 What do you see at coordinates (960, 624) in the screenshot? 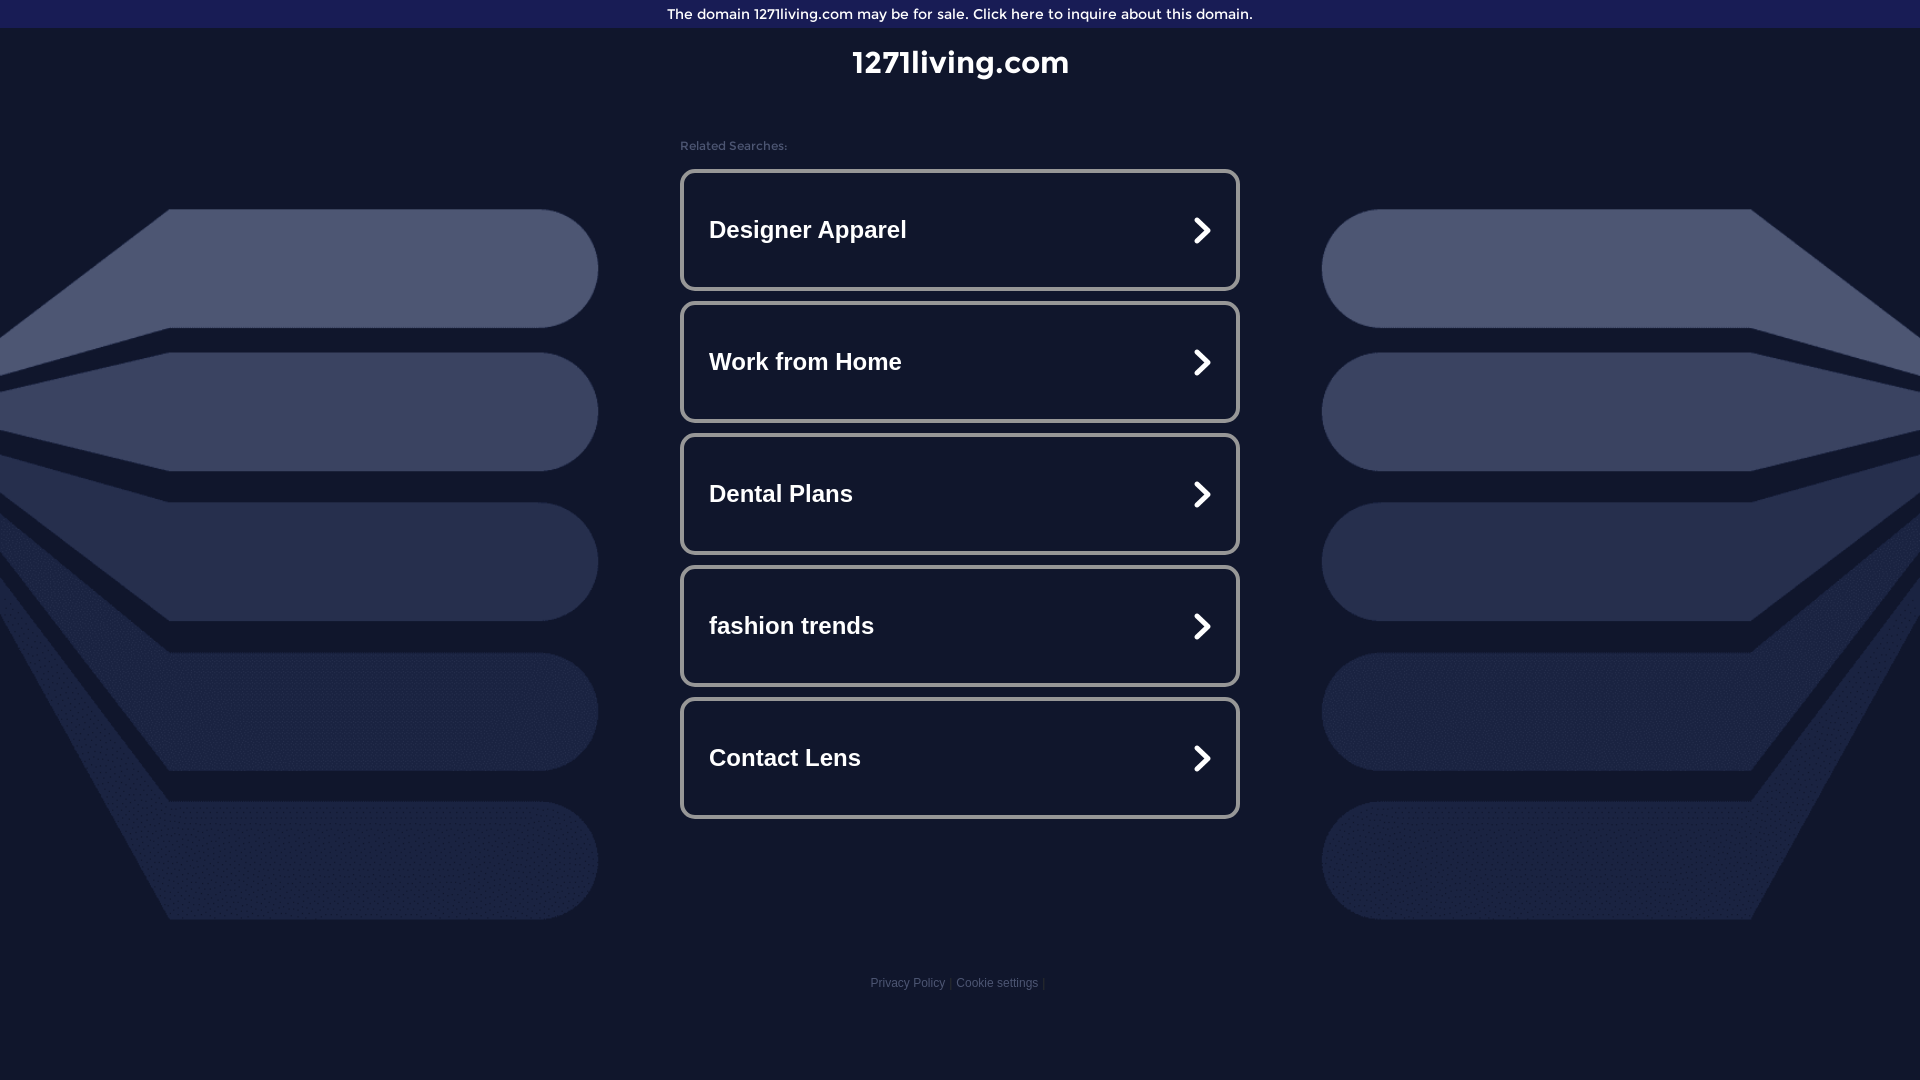
I see `'fashion trends'` at bounding box center [960, 624].